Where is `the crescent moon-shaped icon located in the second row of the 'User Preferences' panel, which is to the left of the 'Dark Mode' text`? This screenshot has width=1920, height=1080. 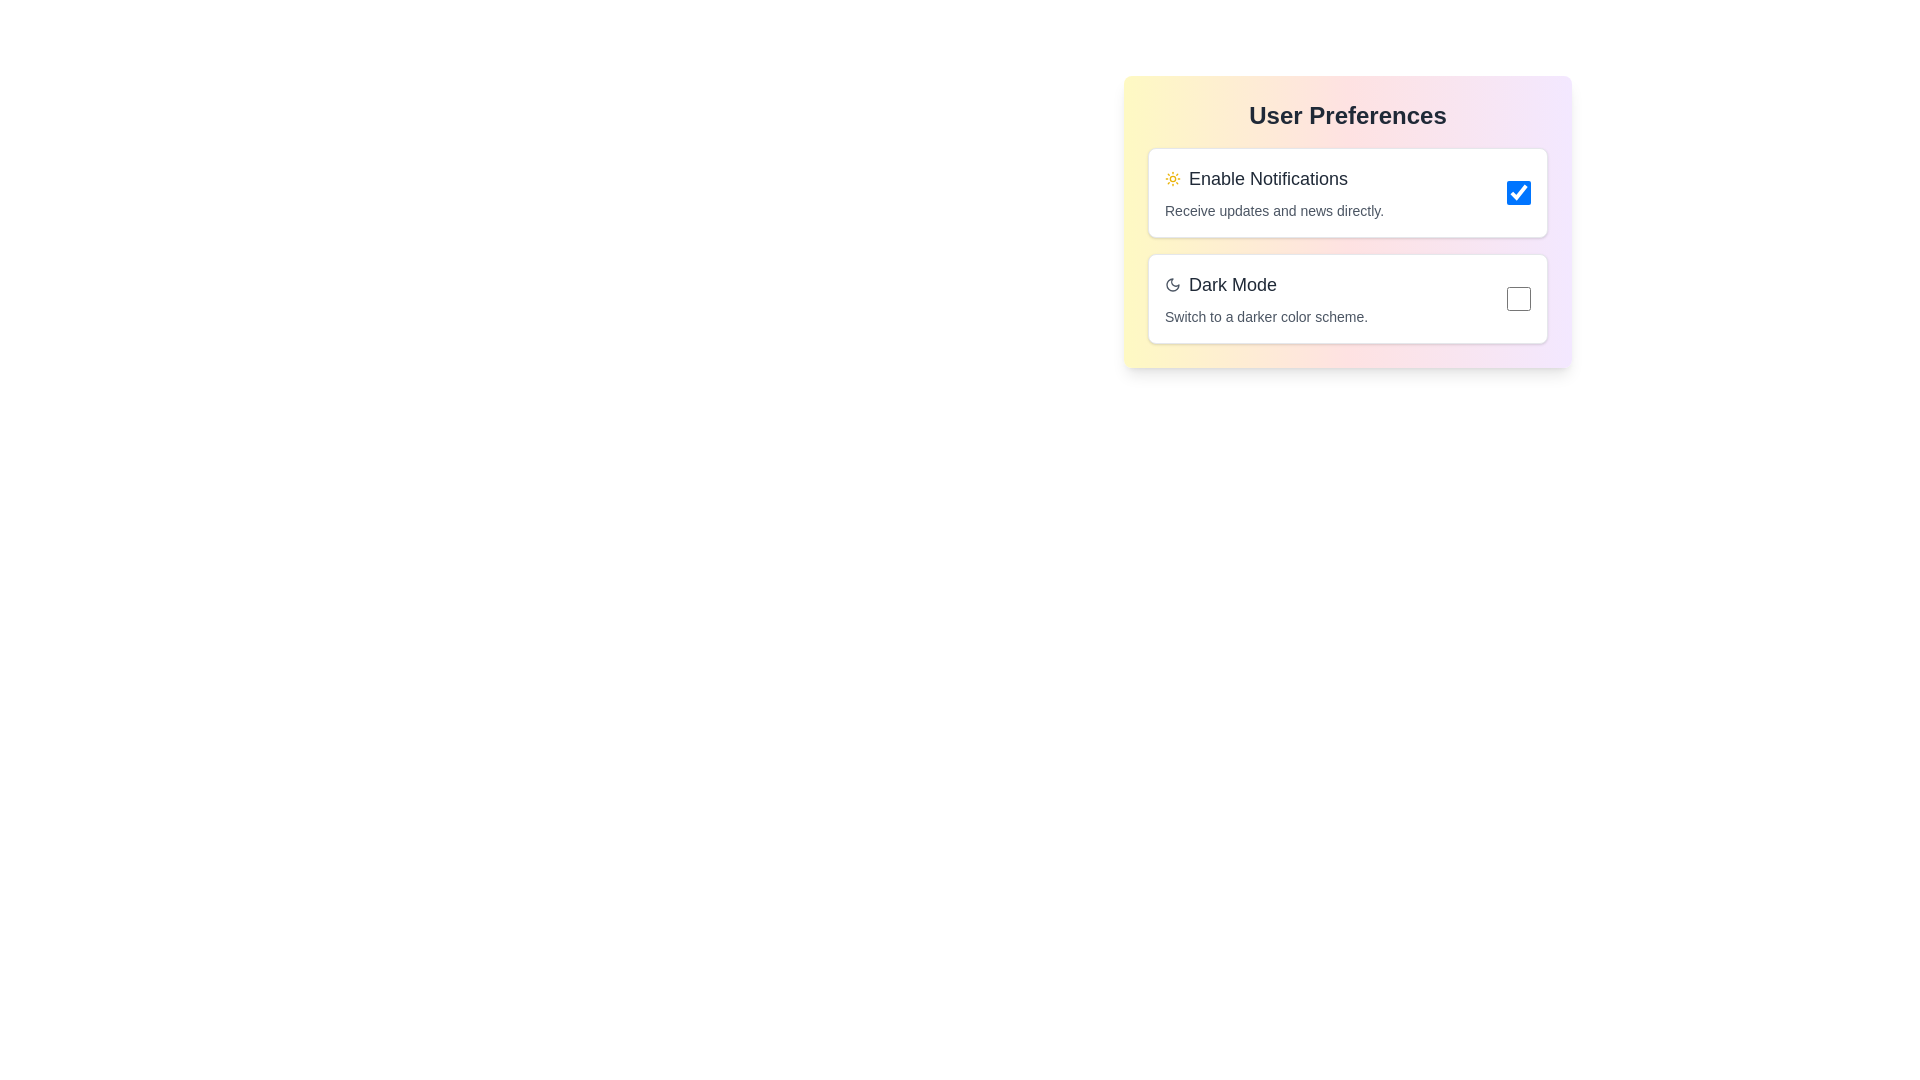 the crescent moon-shaped icon located in the second row of the 'User Preferences' panel, which is to the left of the 'Dark Mode' text is located at coordinates (1172, 285).